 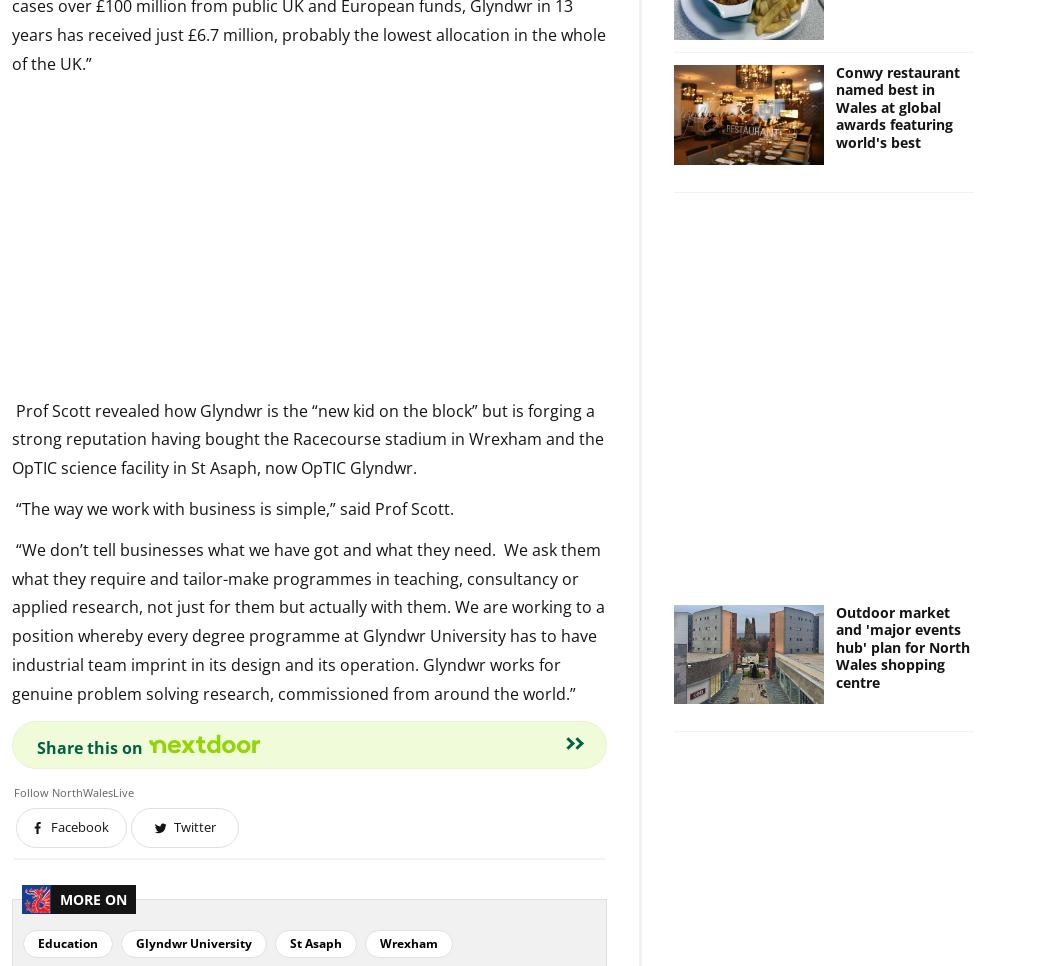 What do you see at coordinates (408, 942) in the screenshot?
I see `'Wrexham'` at bounding box center [408, 942].